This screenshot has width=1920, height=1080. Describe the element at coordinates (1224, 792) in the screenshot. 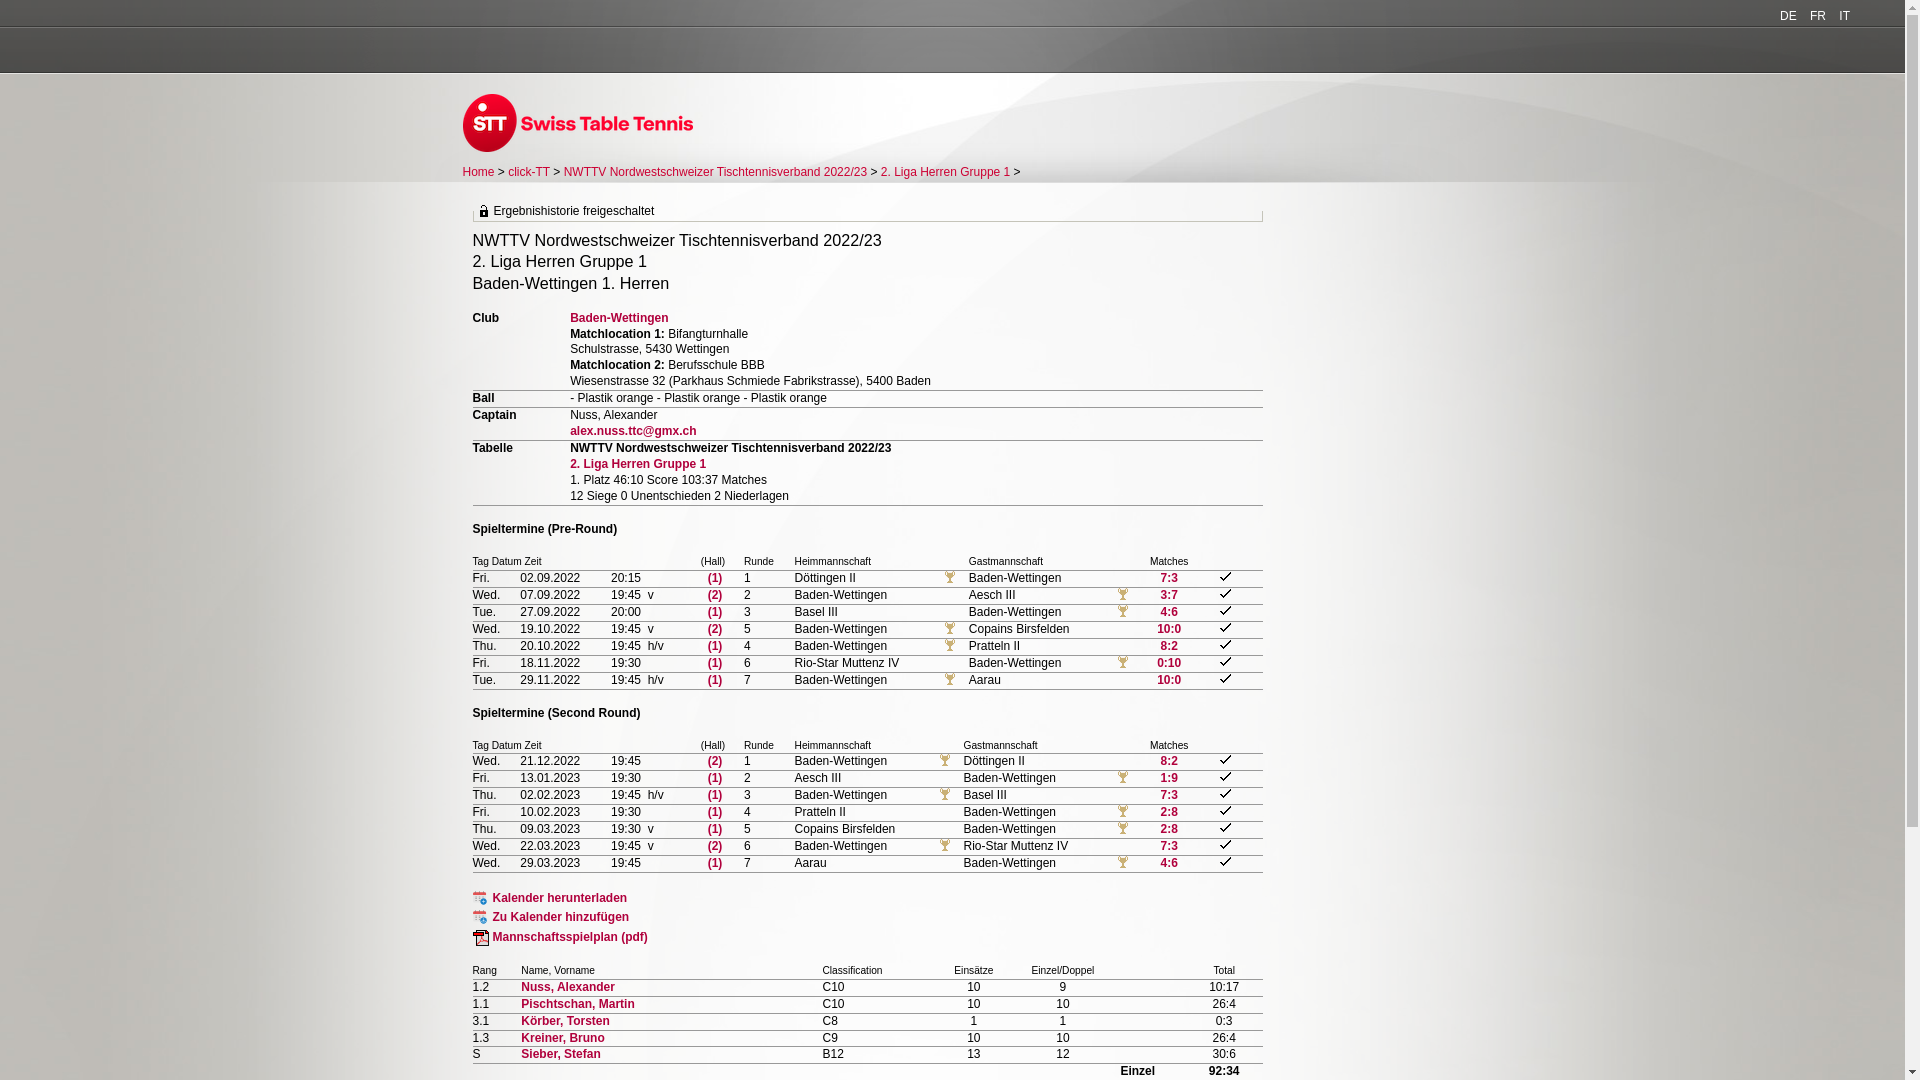

I see `'Spielbericht genehmigt'` at that location.